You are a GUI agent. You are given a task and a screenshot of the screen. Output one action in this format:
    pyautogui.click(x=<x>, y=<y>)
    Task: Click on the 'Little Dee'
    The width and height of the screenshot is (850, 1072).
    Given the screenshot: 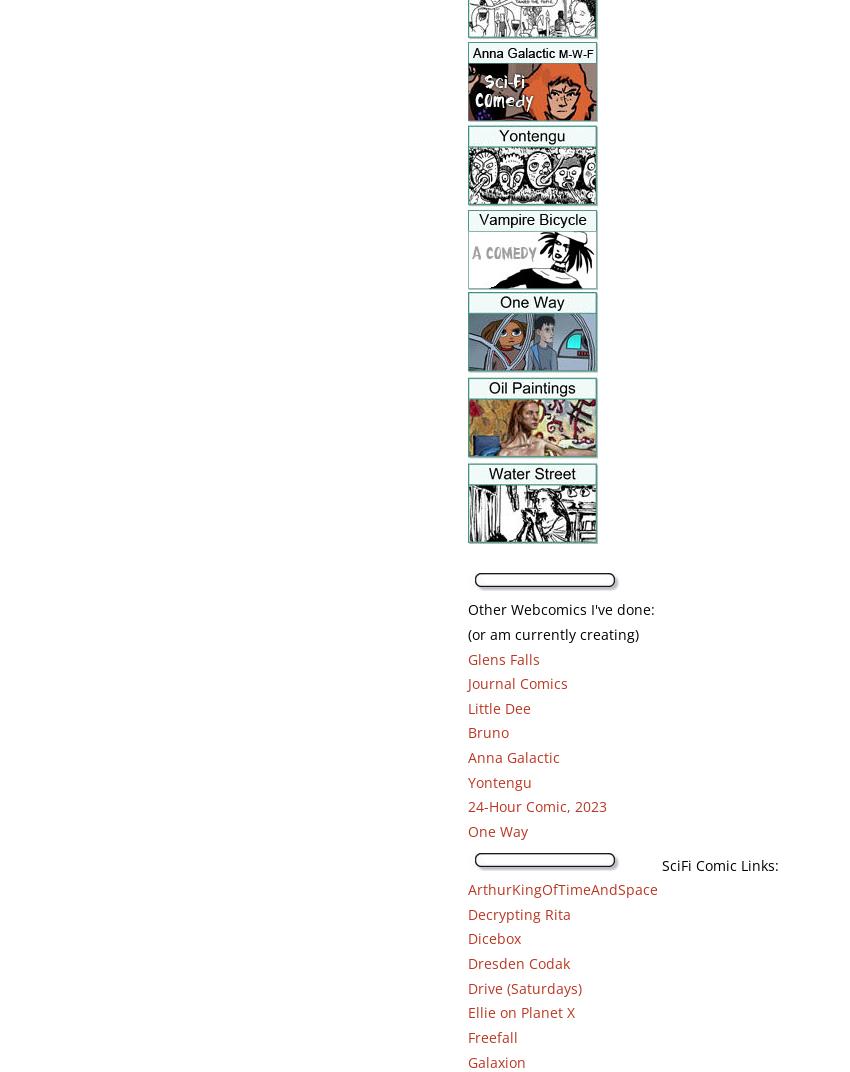 What is the action you would take?
    pyautogui.click(x=498, y=706)
    